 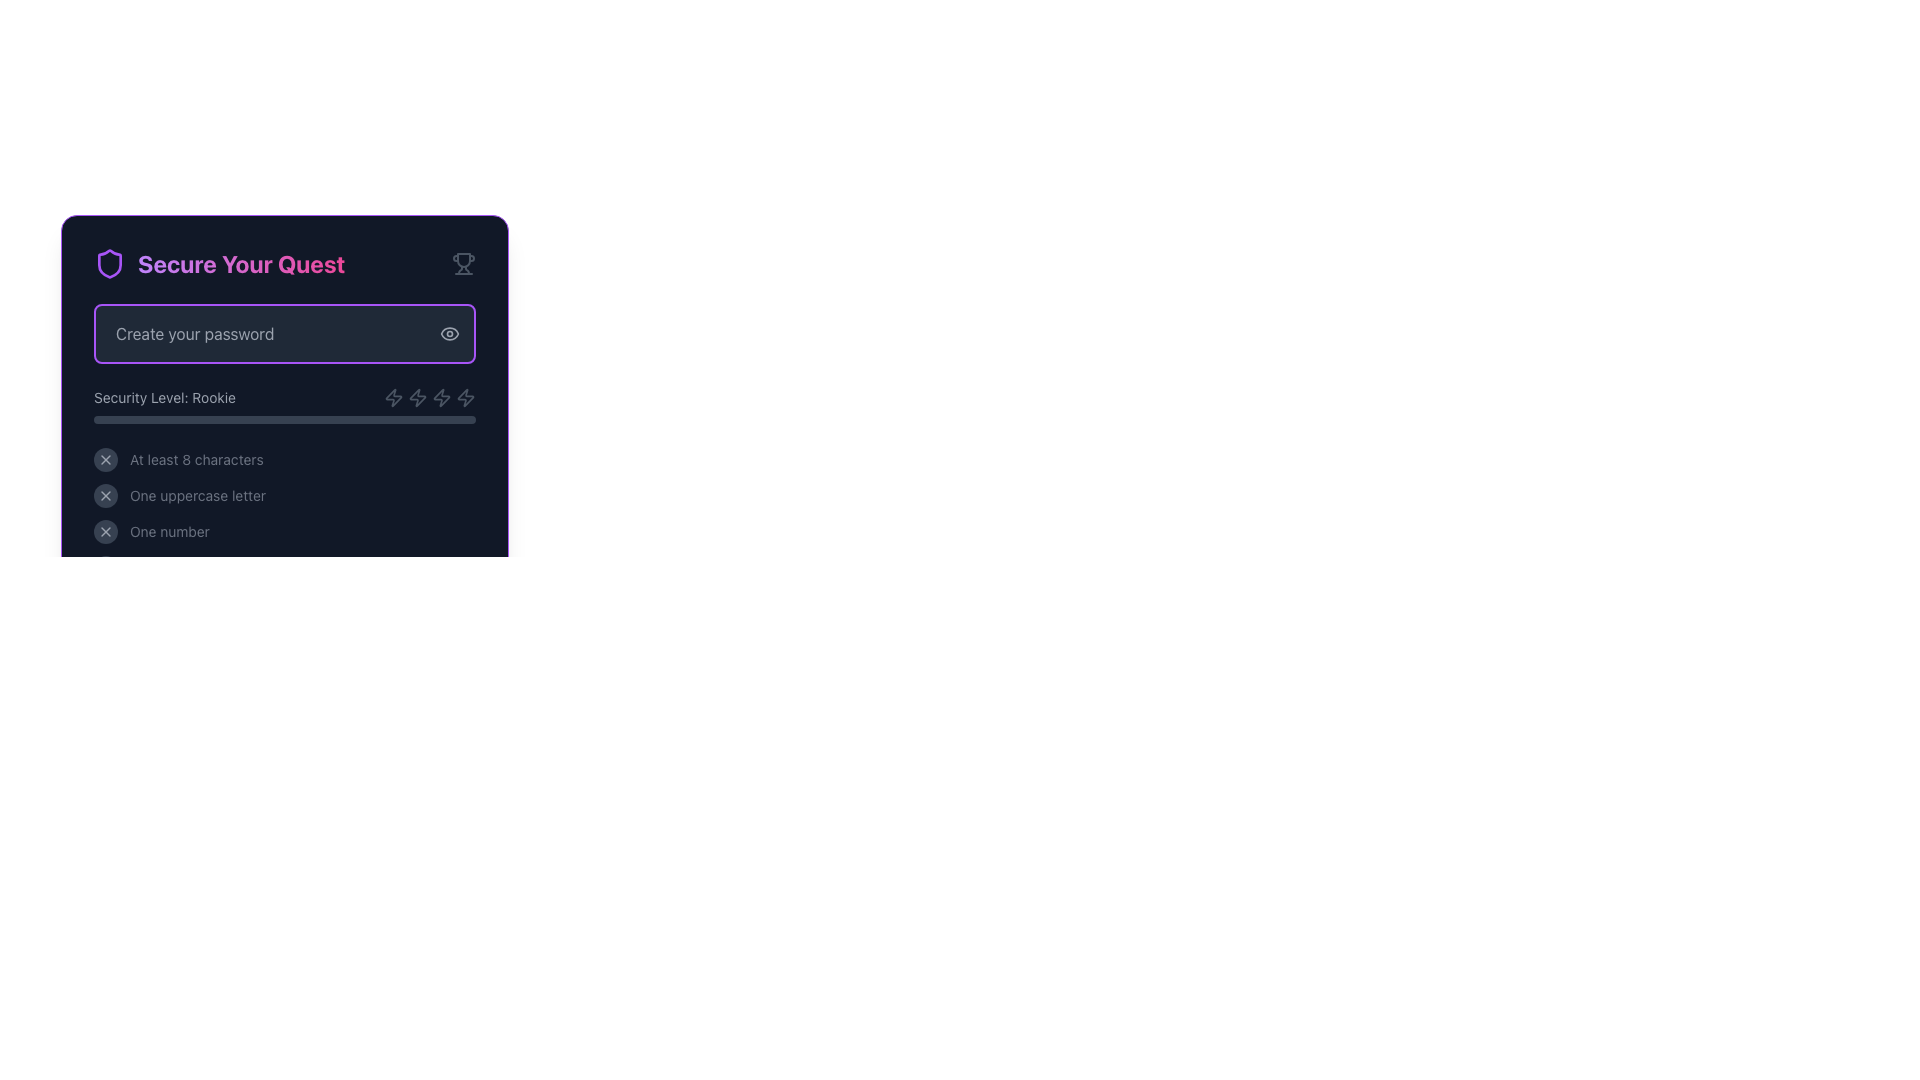 I want to click on group of lightning bolt icons that visually represent the 'security level' and are located directly to the right of the text 'Security Level: Rookie', so click(x=429, y=397).